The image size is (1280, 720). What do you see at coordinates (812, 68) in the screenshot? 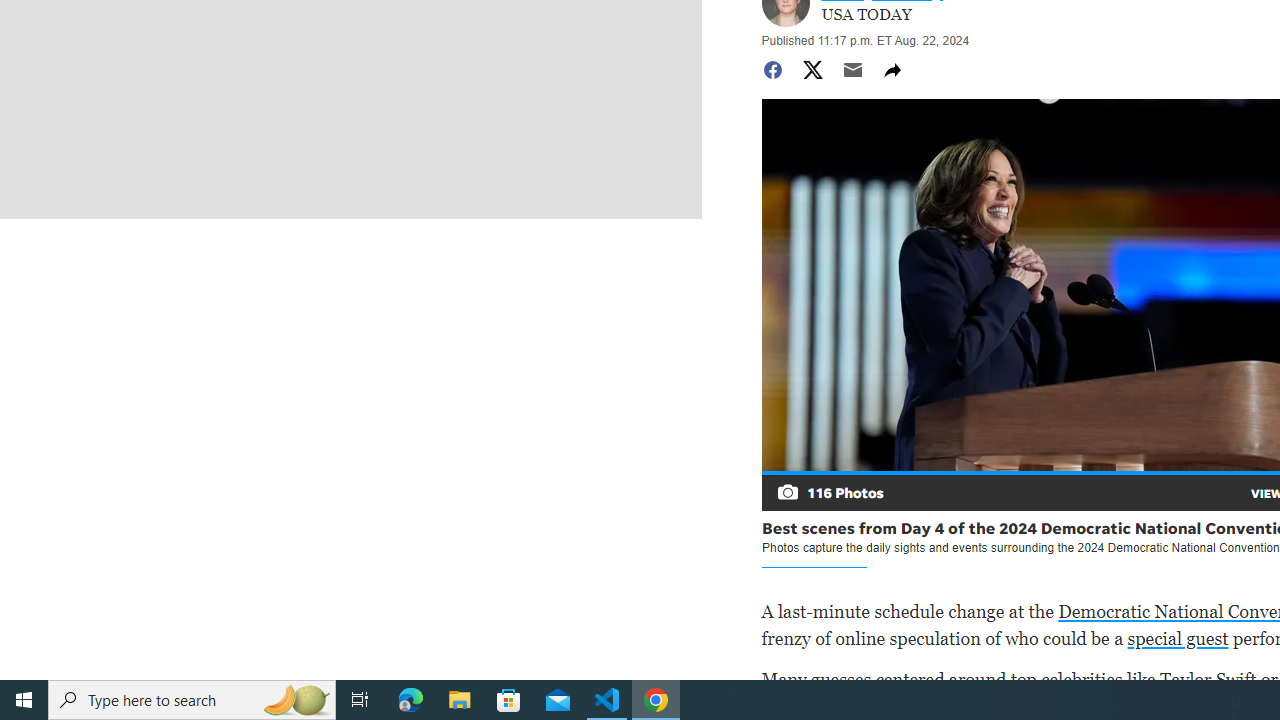
I see `'Share to Twitter'` at bounding box center [812, 68].